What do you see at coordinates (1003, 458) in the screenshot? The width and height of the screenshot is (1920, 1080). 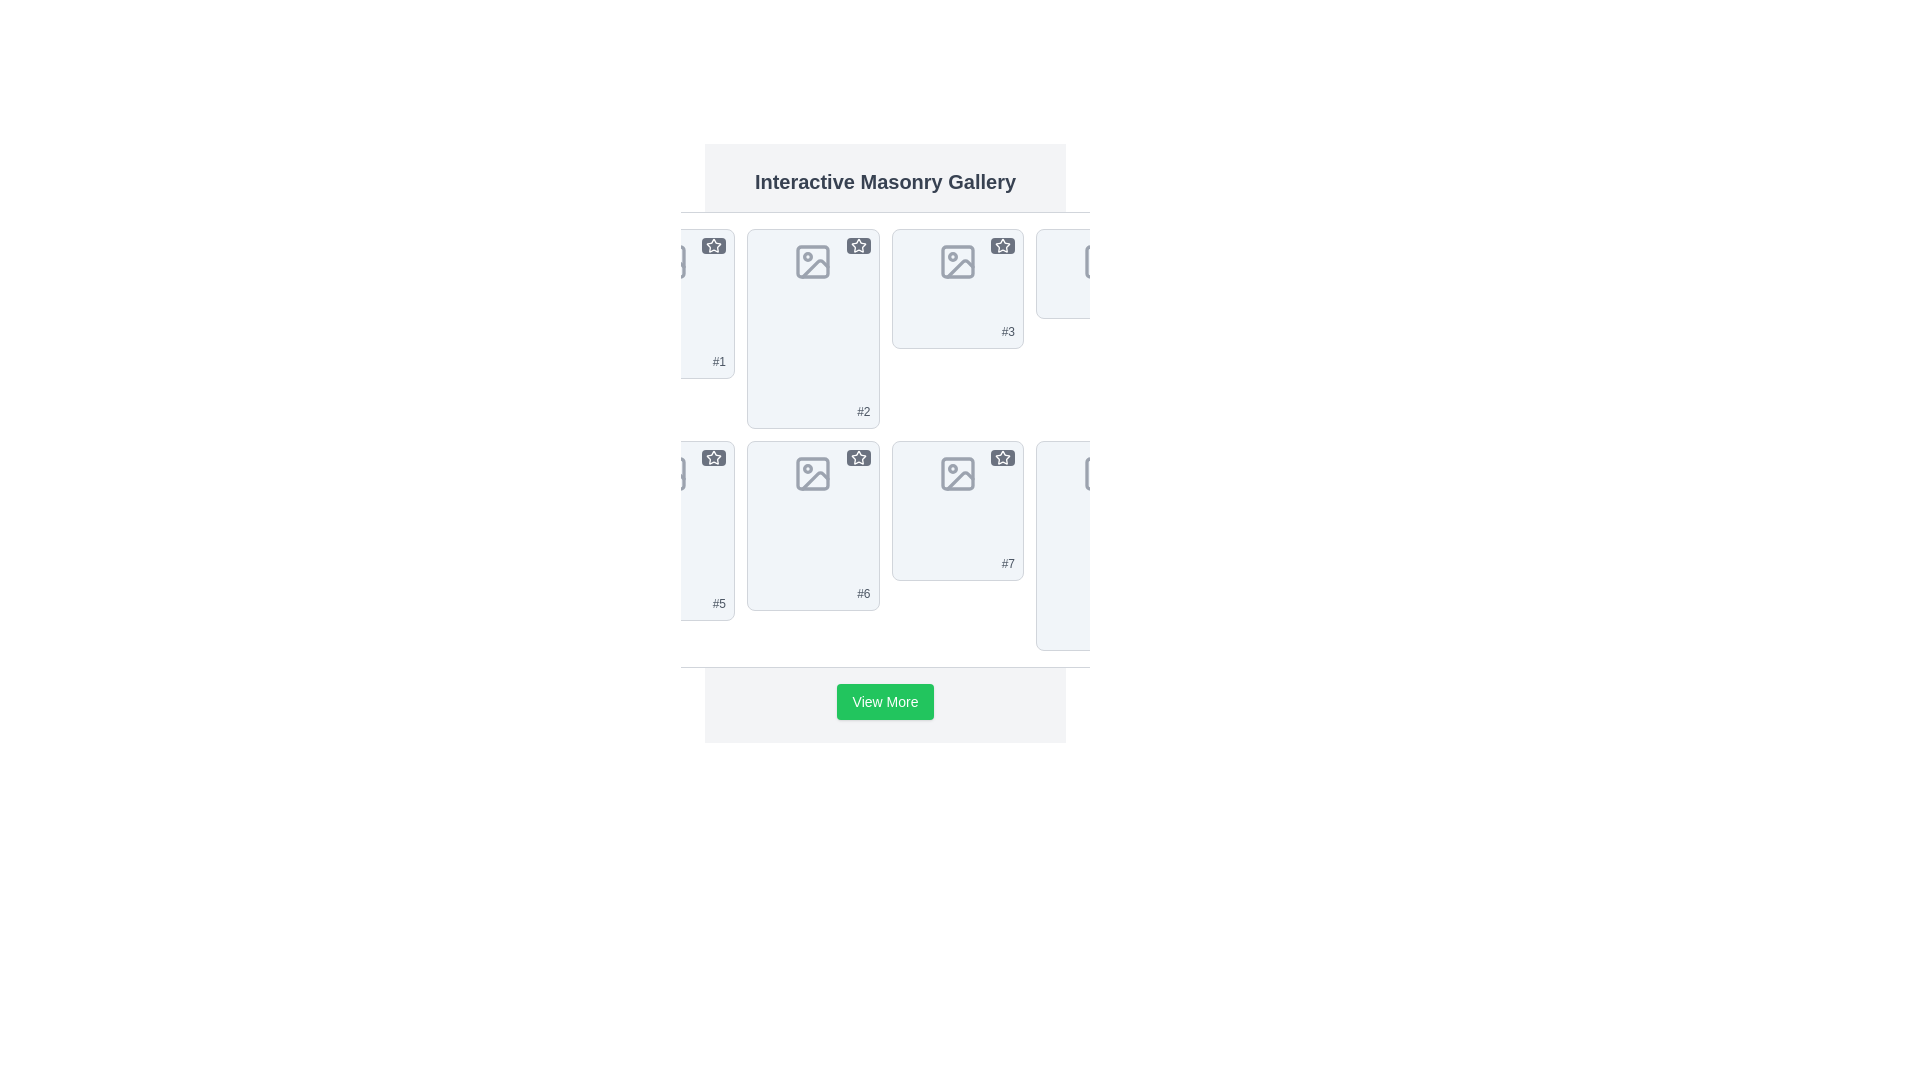 I see `the icon button` at bounding box center [1003, 458].